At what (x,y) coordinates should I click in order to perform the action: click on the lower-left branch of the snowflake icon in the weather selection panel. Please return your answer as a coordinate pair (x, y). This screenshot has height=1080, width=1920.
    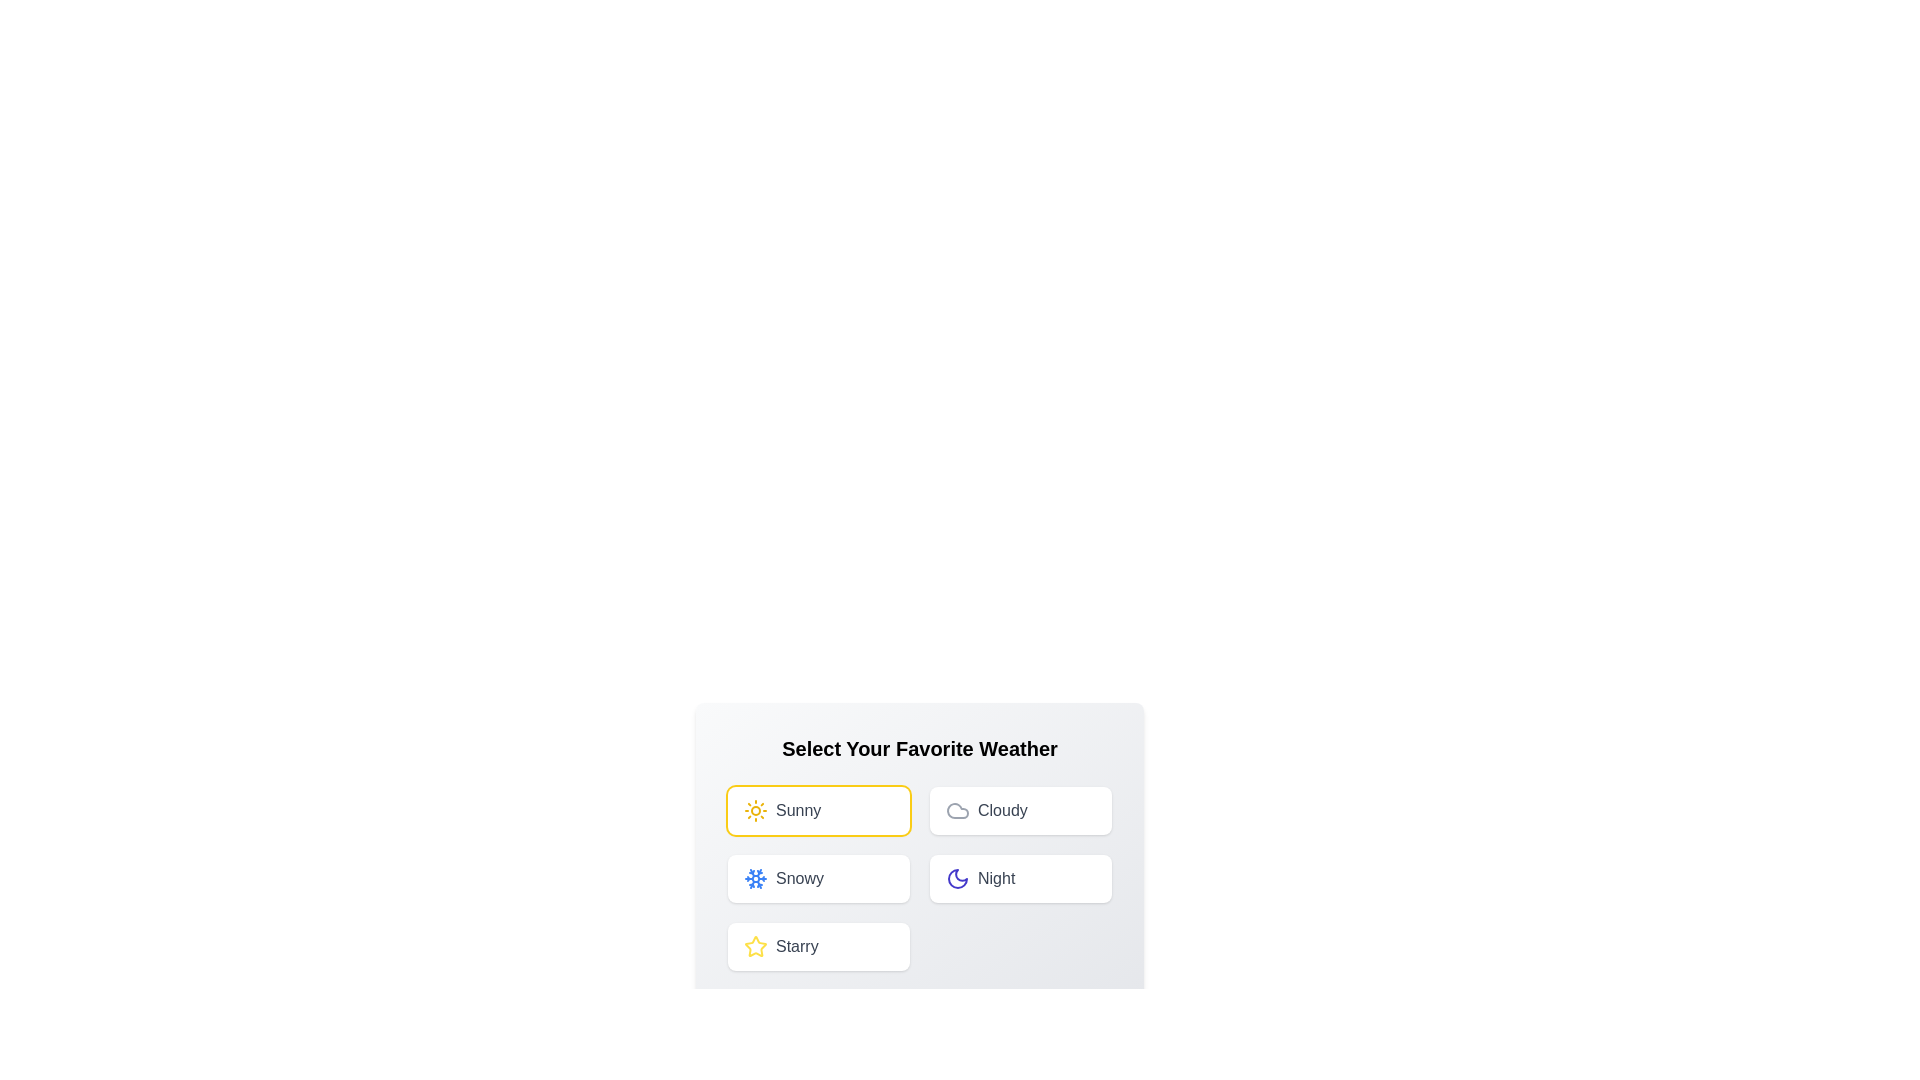
    Looking at the image, I should click on (751, 882).